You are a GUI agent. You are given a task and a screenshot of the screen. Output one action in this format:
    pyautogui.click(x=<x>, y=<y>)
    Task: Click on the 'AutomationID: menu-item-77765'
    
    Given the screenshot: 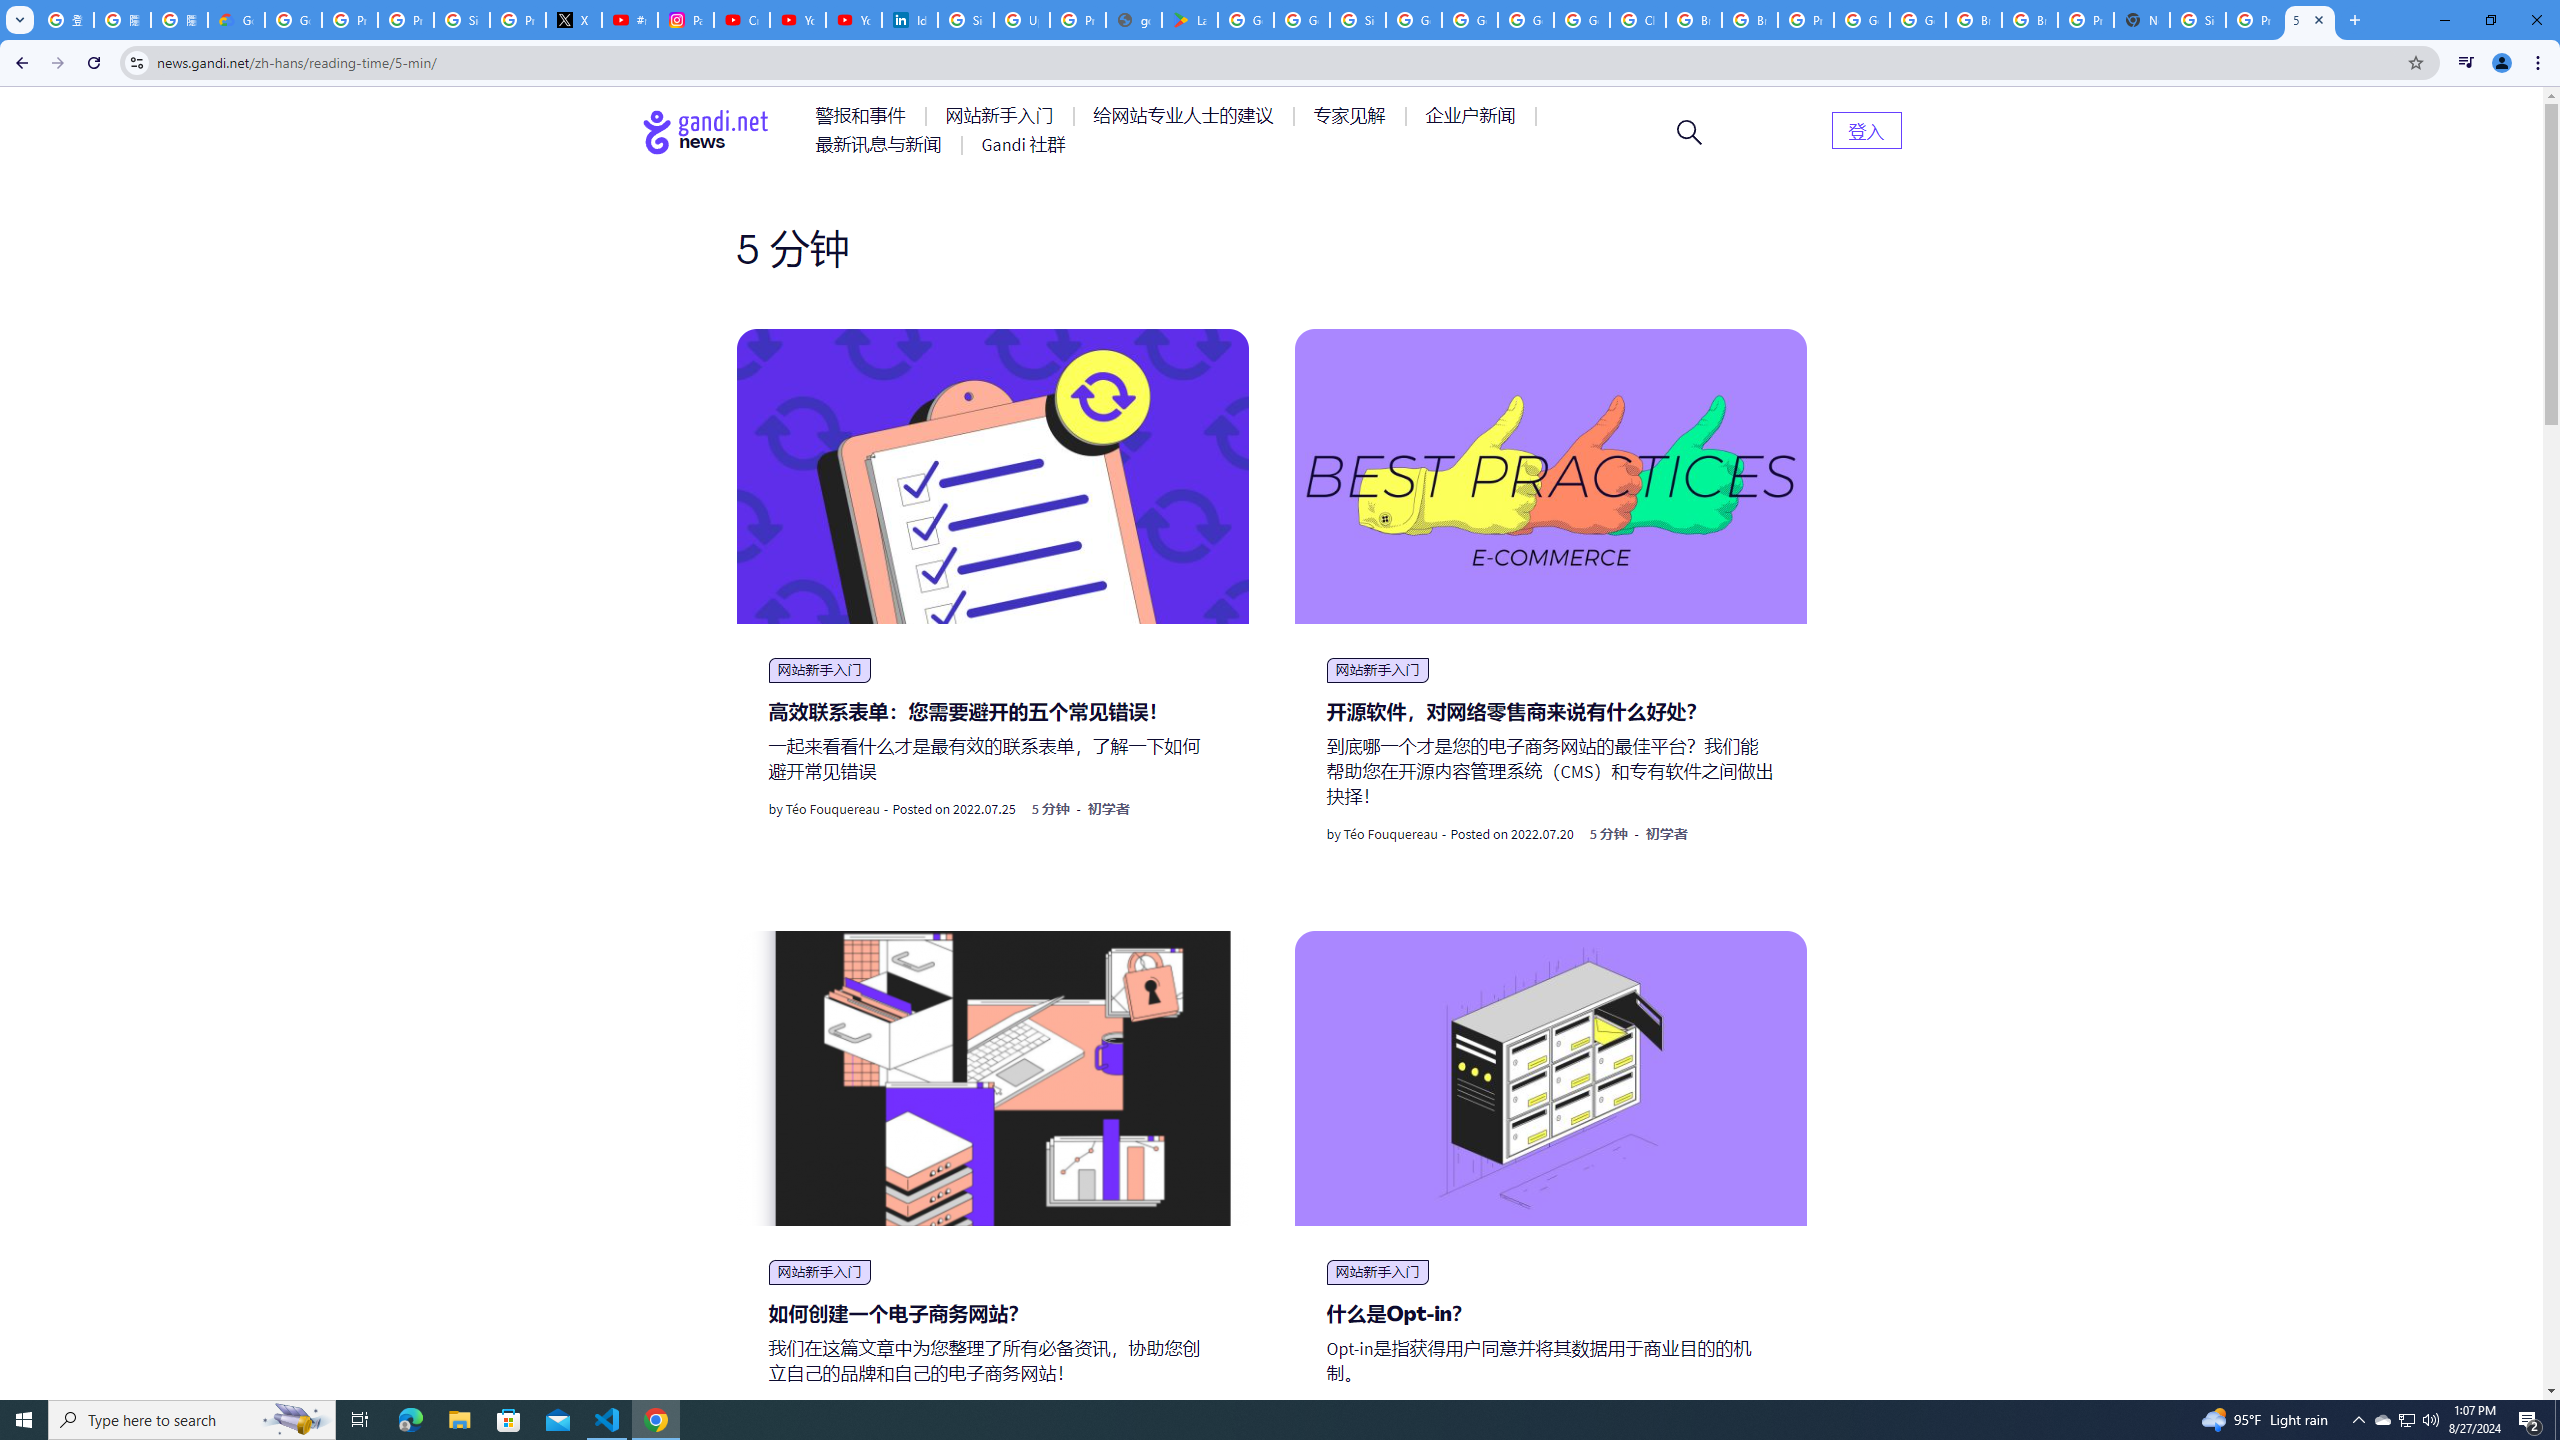 What is the action you would take?
    pyautogui.click(x=1473, y=114)
    